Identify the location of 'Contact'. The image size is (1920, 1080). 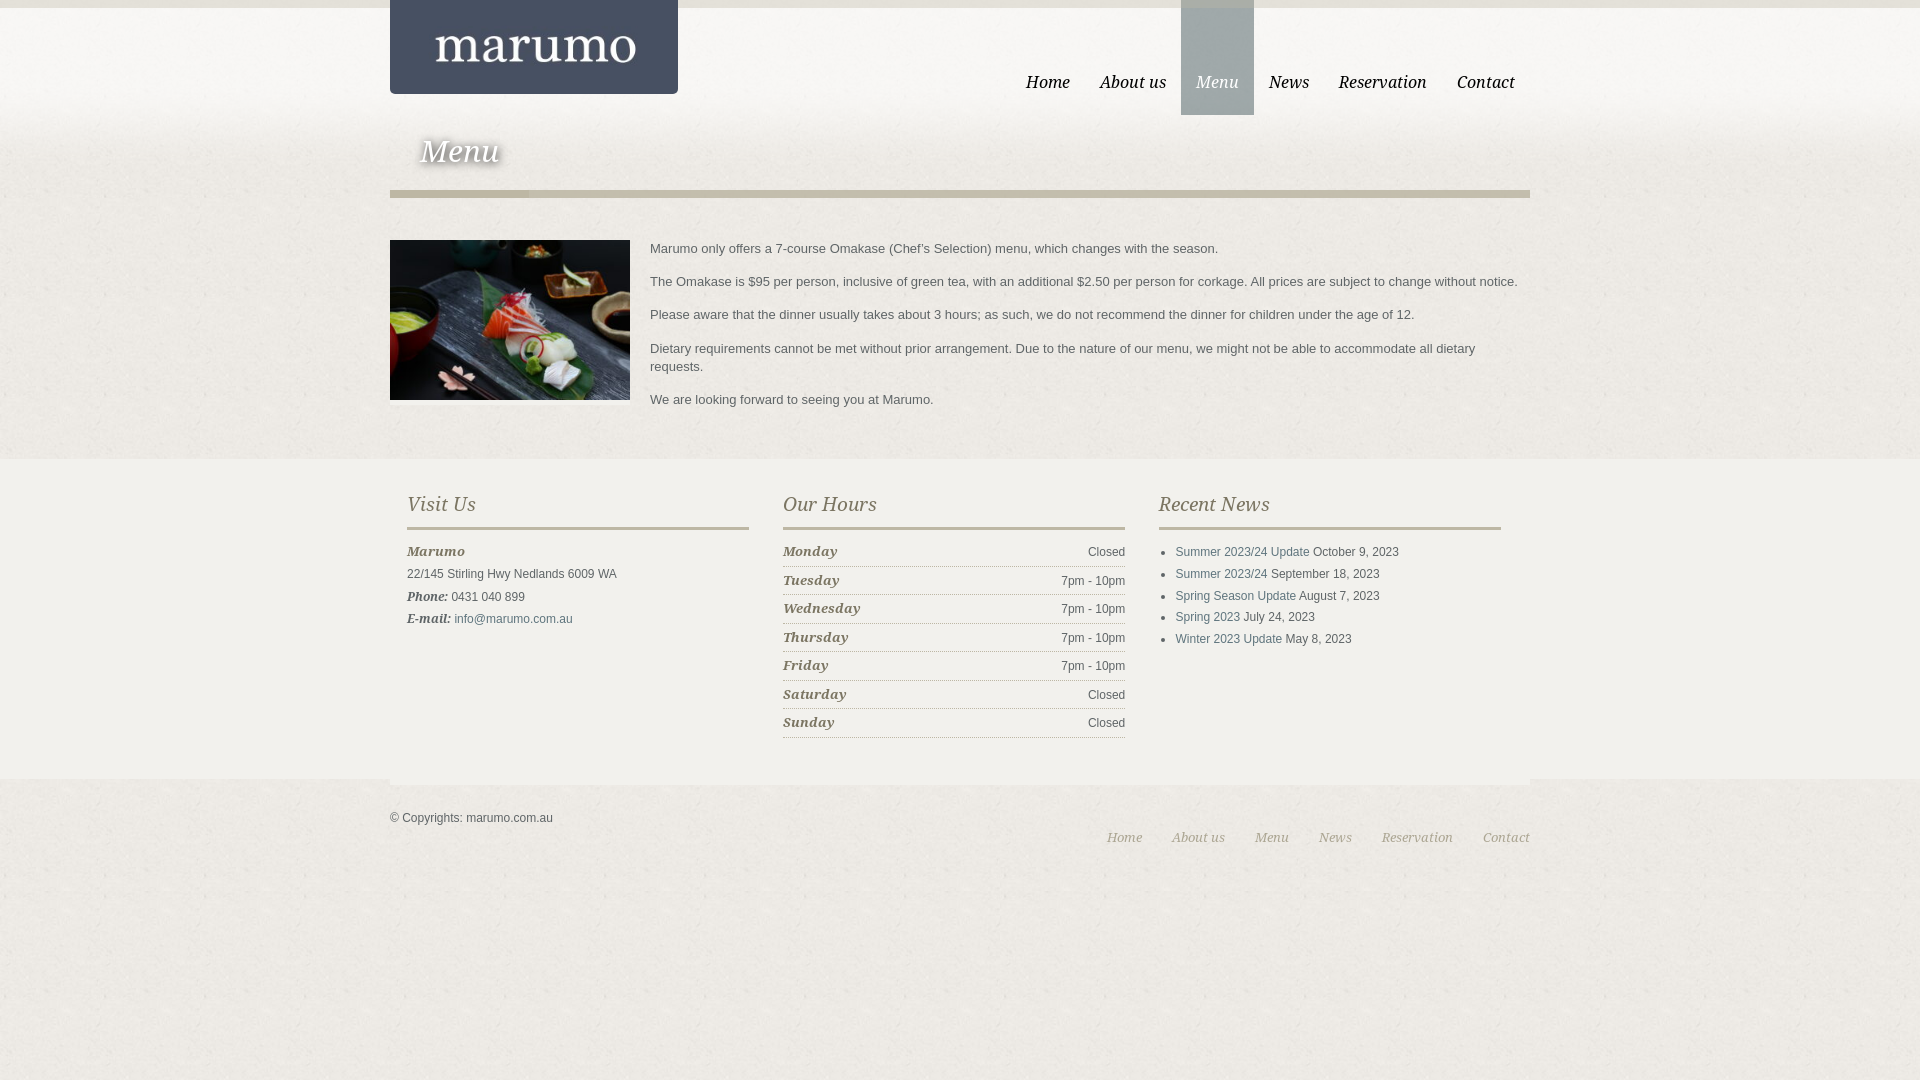
(1486, 56).